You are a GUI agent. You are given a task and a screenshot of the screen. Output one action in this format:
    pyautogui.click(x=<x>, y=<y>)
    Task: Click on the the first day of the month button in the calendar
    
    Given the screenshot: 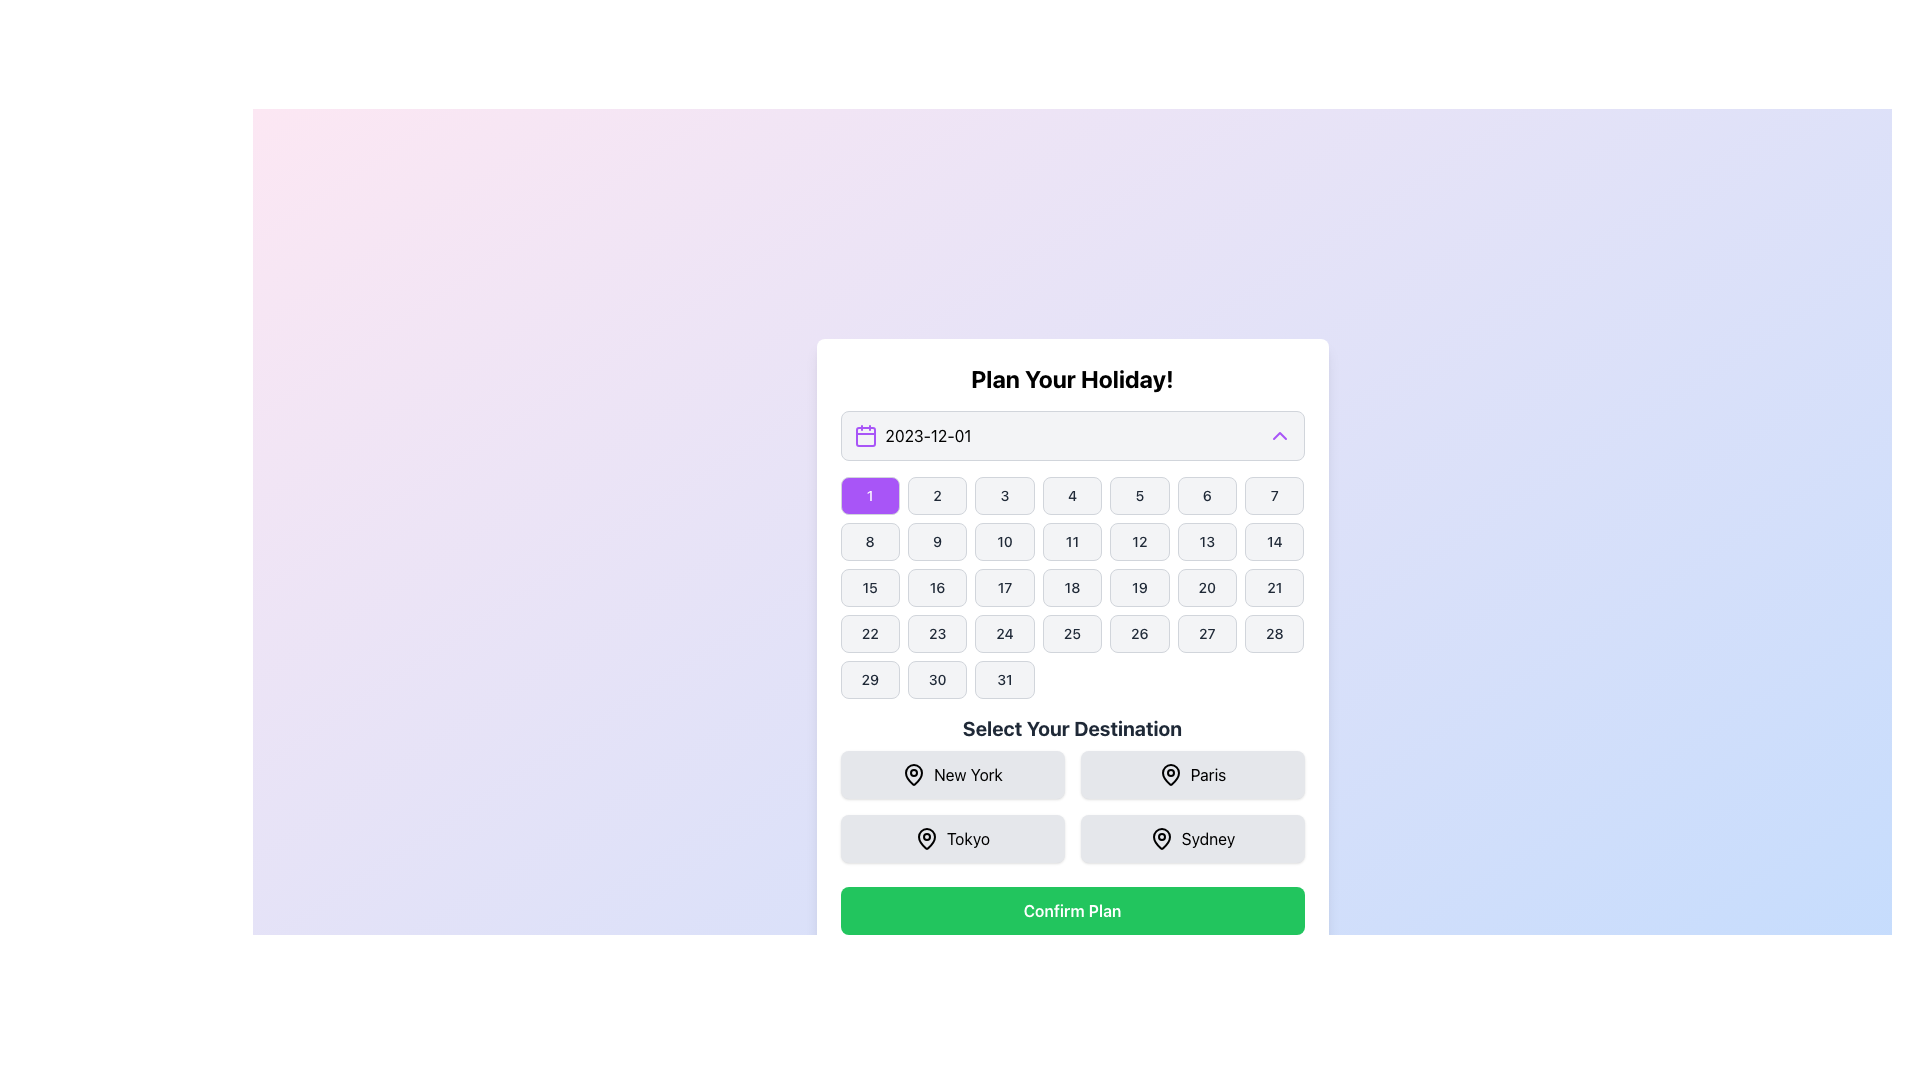 What is the action you would take?
    pyautogui.click(x=869, y=495)
    